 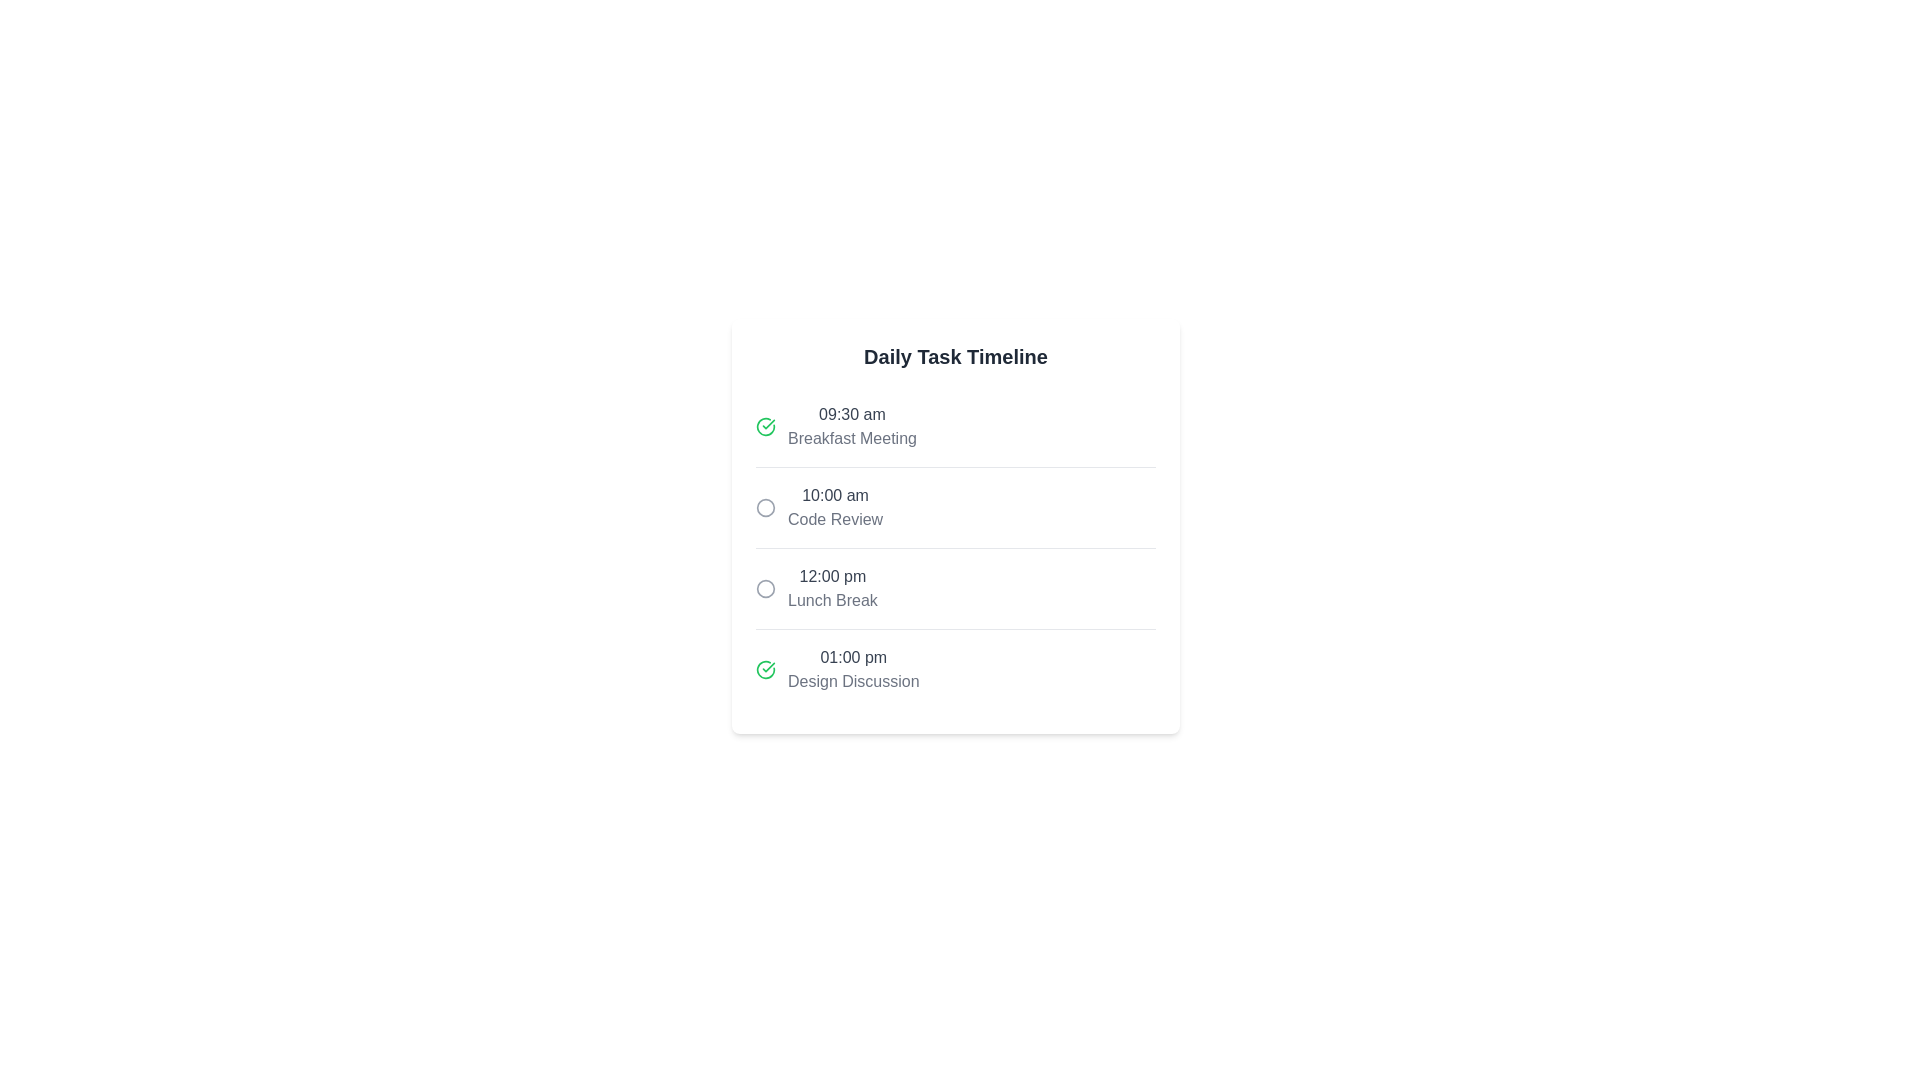 I want to click on the 'Lunch Break' text label, which is a smaller gray font element indicating a scheduled event at 12:00 pm in the task timeline interface, so click(x=832, y=600).